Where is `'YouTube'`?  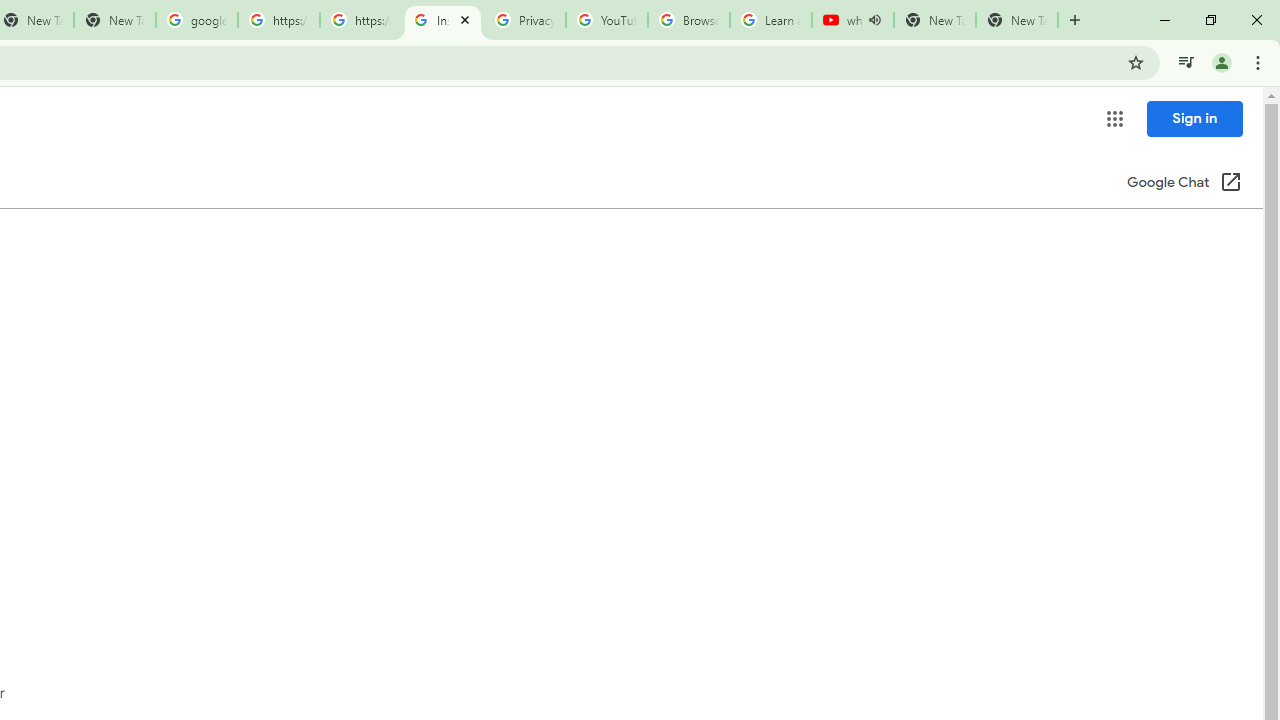 'YouTube' is located at coordinates (605, 20).